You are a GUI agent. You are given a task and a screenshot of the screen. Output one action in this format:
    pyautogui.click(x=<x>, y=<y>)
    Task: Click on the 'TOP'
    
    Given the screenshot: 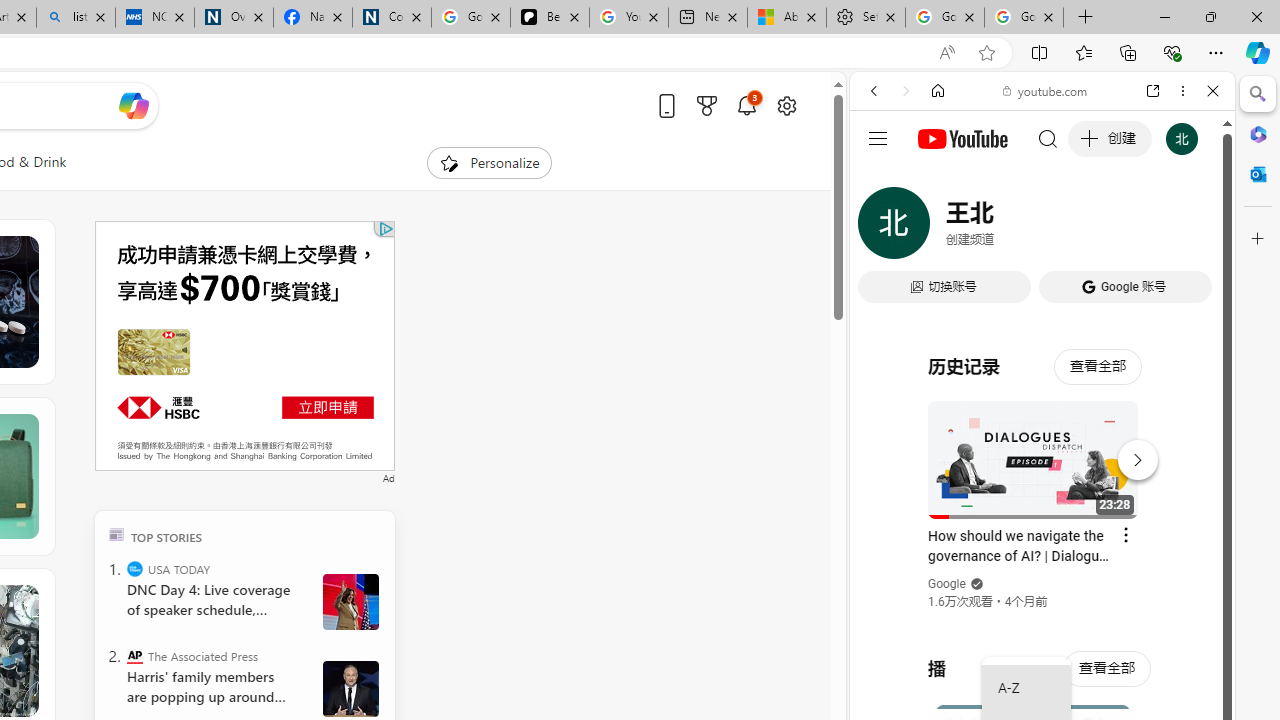 What is the action you would take?
    pyautogui.click(x=116, y=533)
    